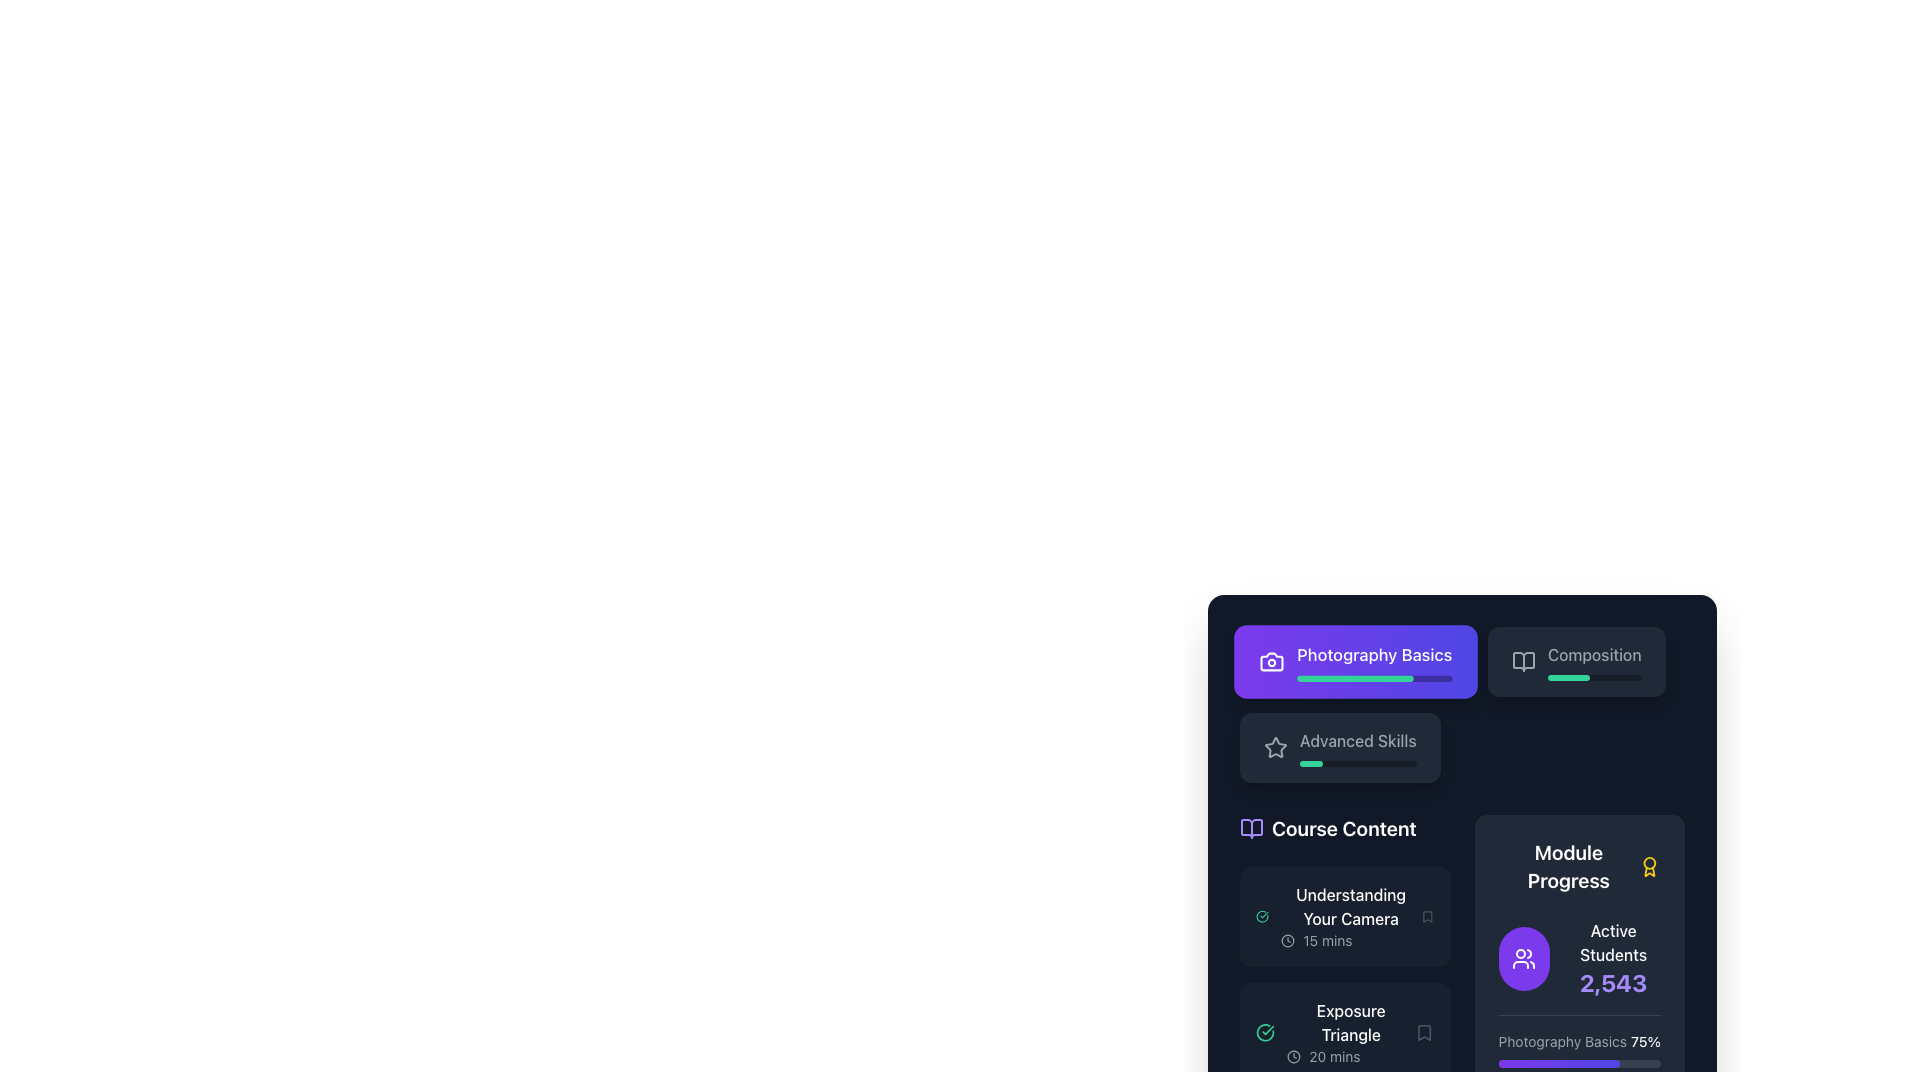  Describe the element at coordinates (1373, 677) in the screenshot. I see `the progress bar that visually represents the completion status of the 'Photography Basics' module` at that location.